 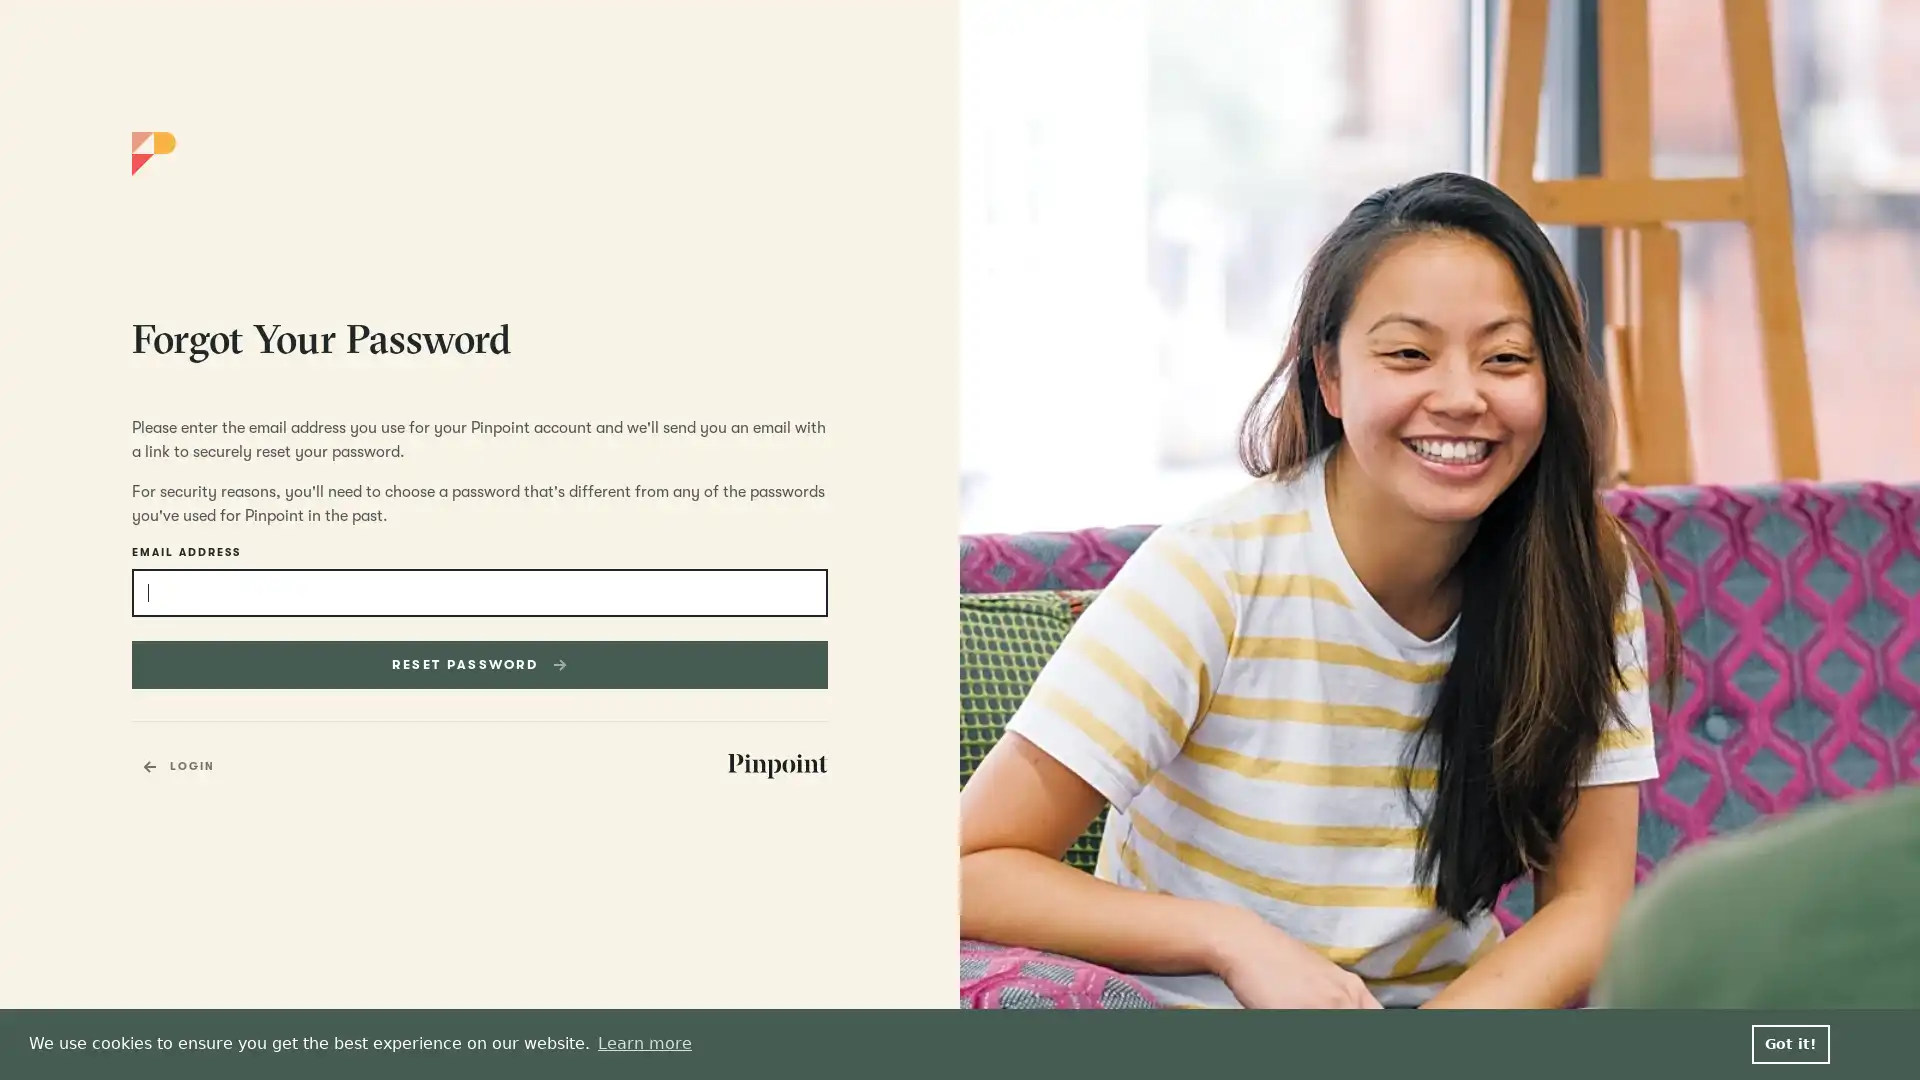 What do you see at coordinates (1790, 1043) in the screenshot?
I see `dismiss cookie message` at bounding box center [1790, 1043].